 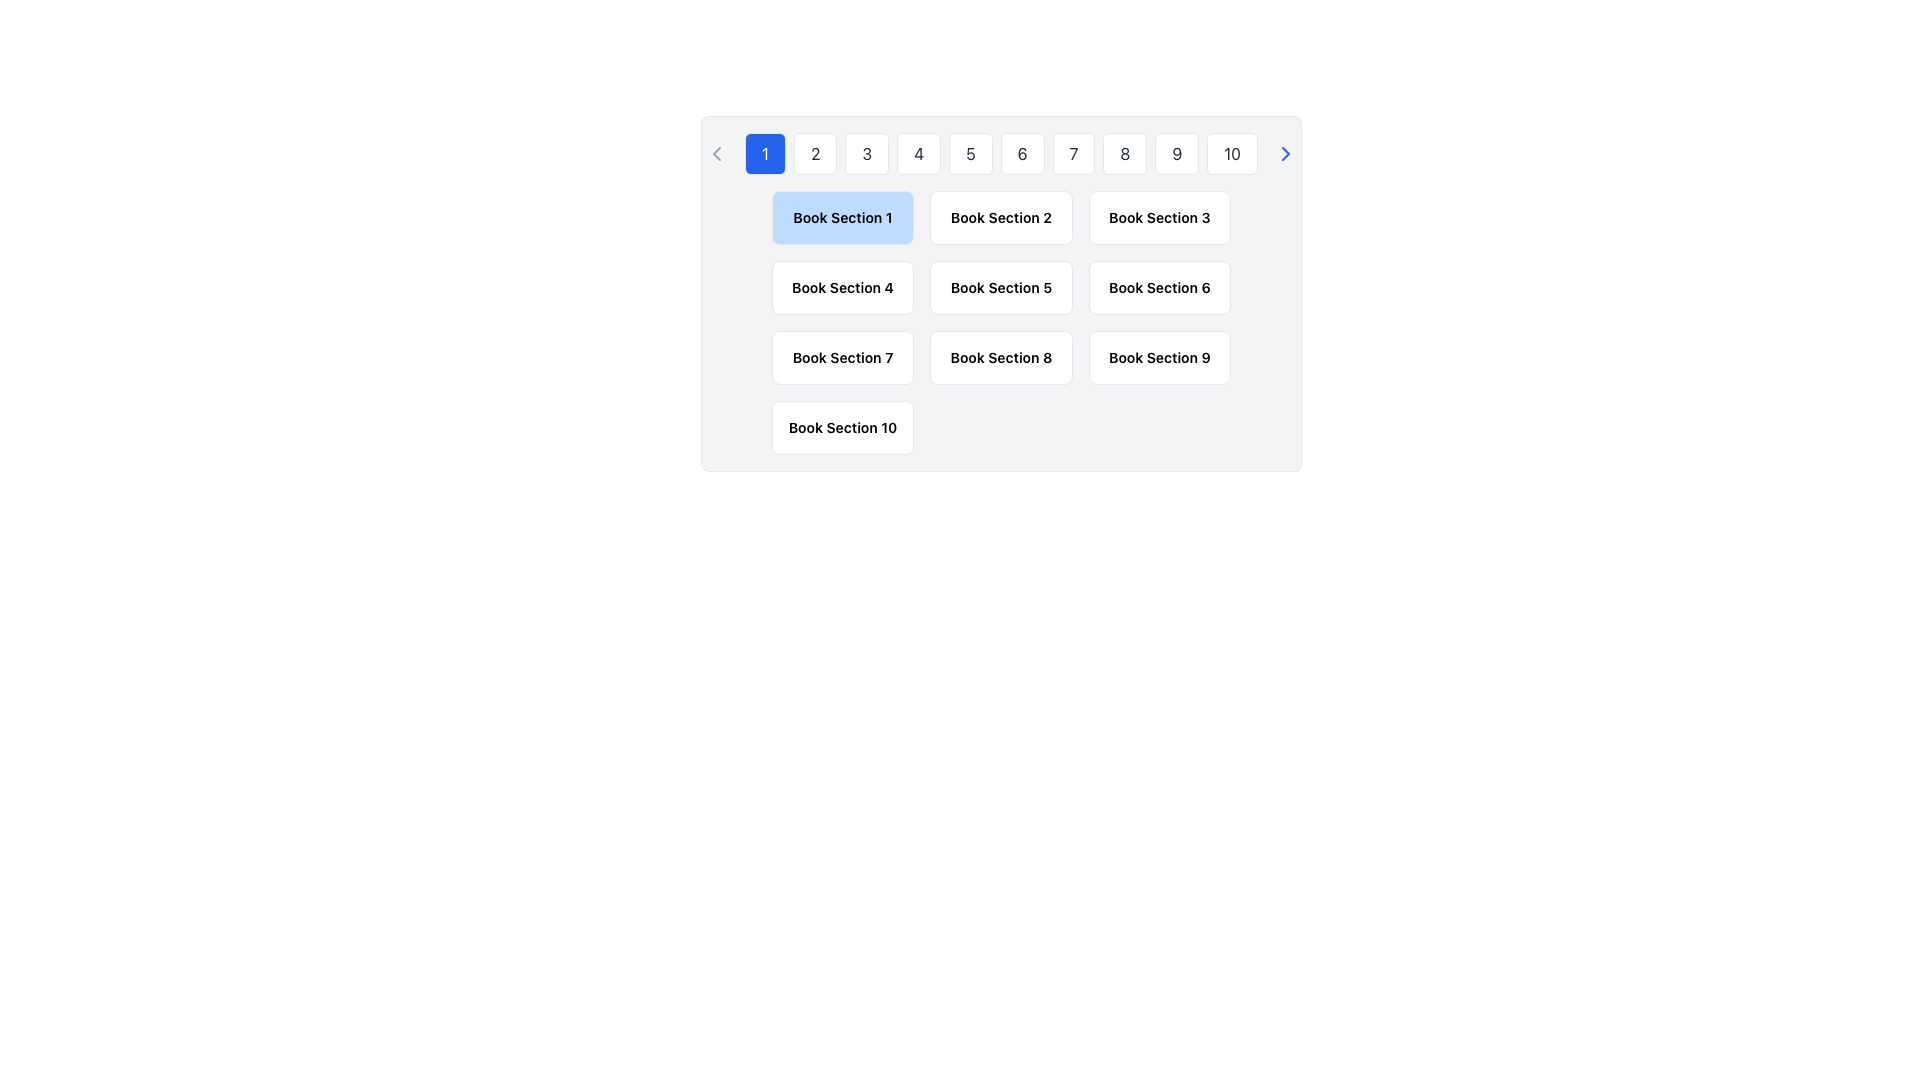 I want to click on the right-facing chevron icon in the top-right area of the pagination bar, so click(x=1286, y=153).